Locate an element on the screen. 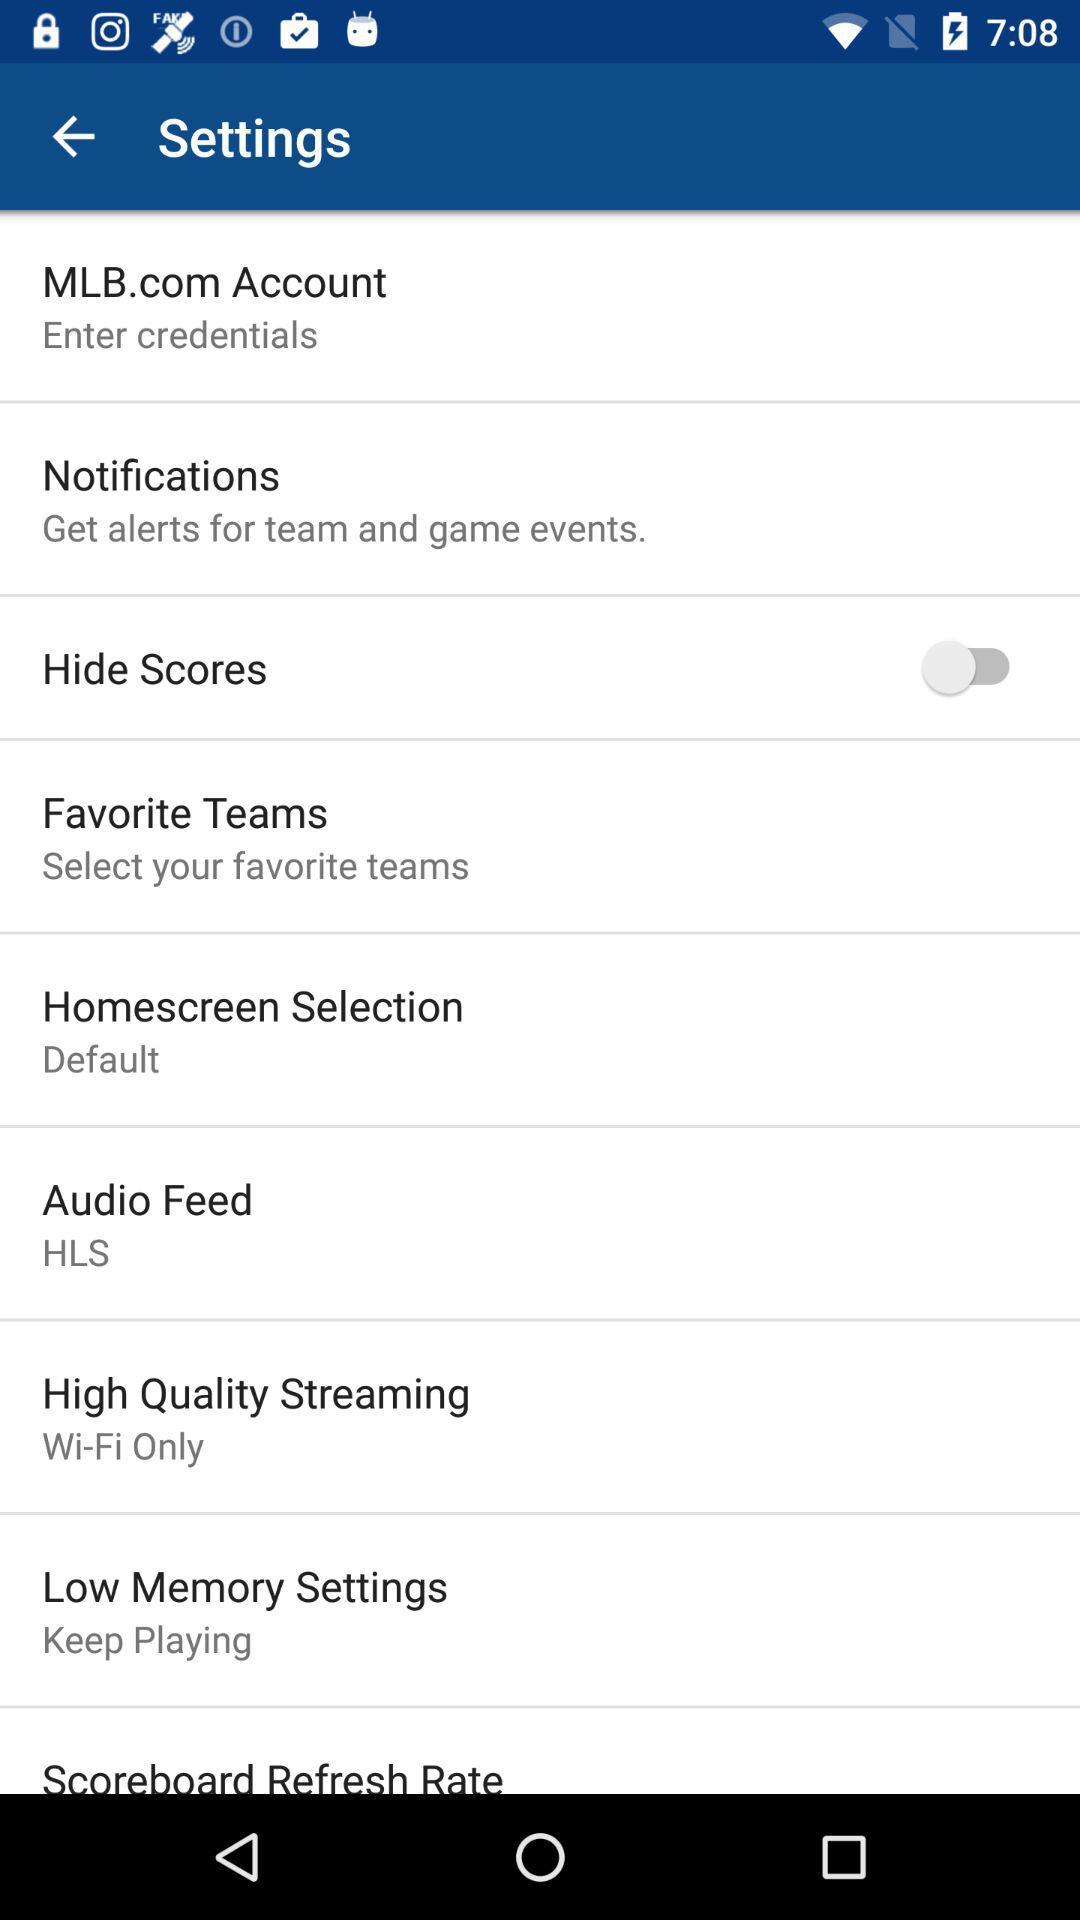  item above low memory settings item is located at coordinates (123, 1445).